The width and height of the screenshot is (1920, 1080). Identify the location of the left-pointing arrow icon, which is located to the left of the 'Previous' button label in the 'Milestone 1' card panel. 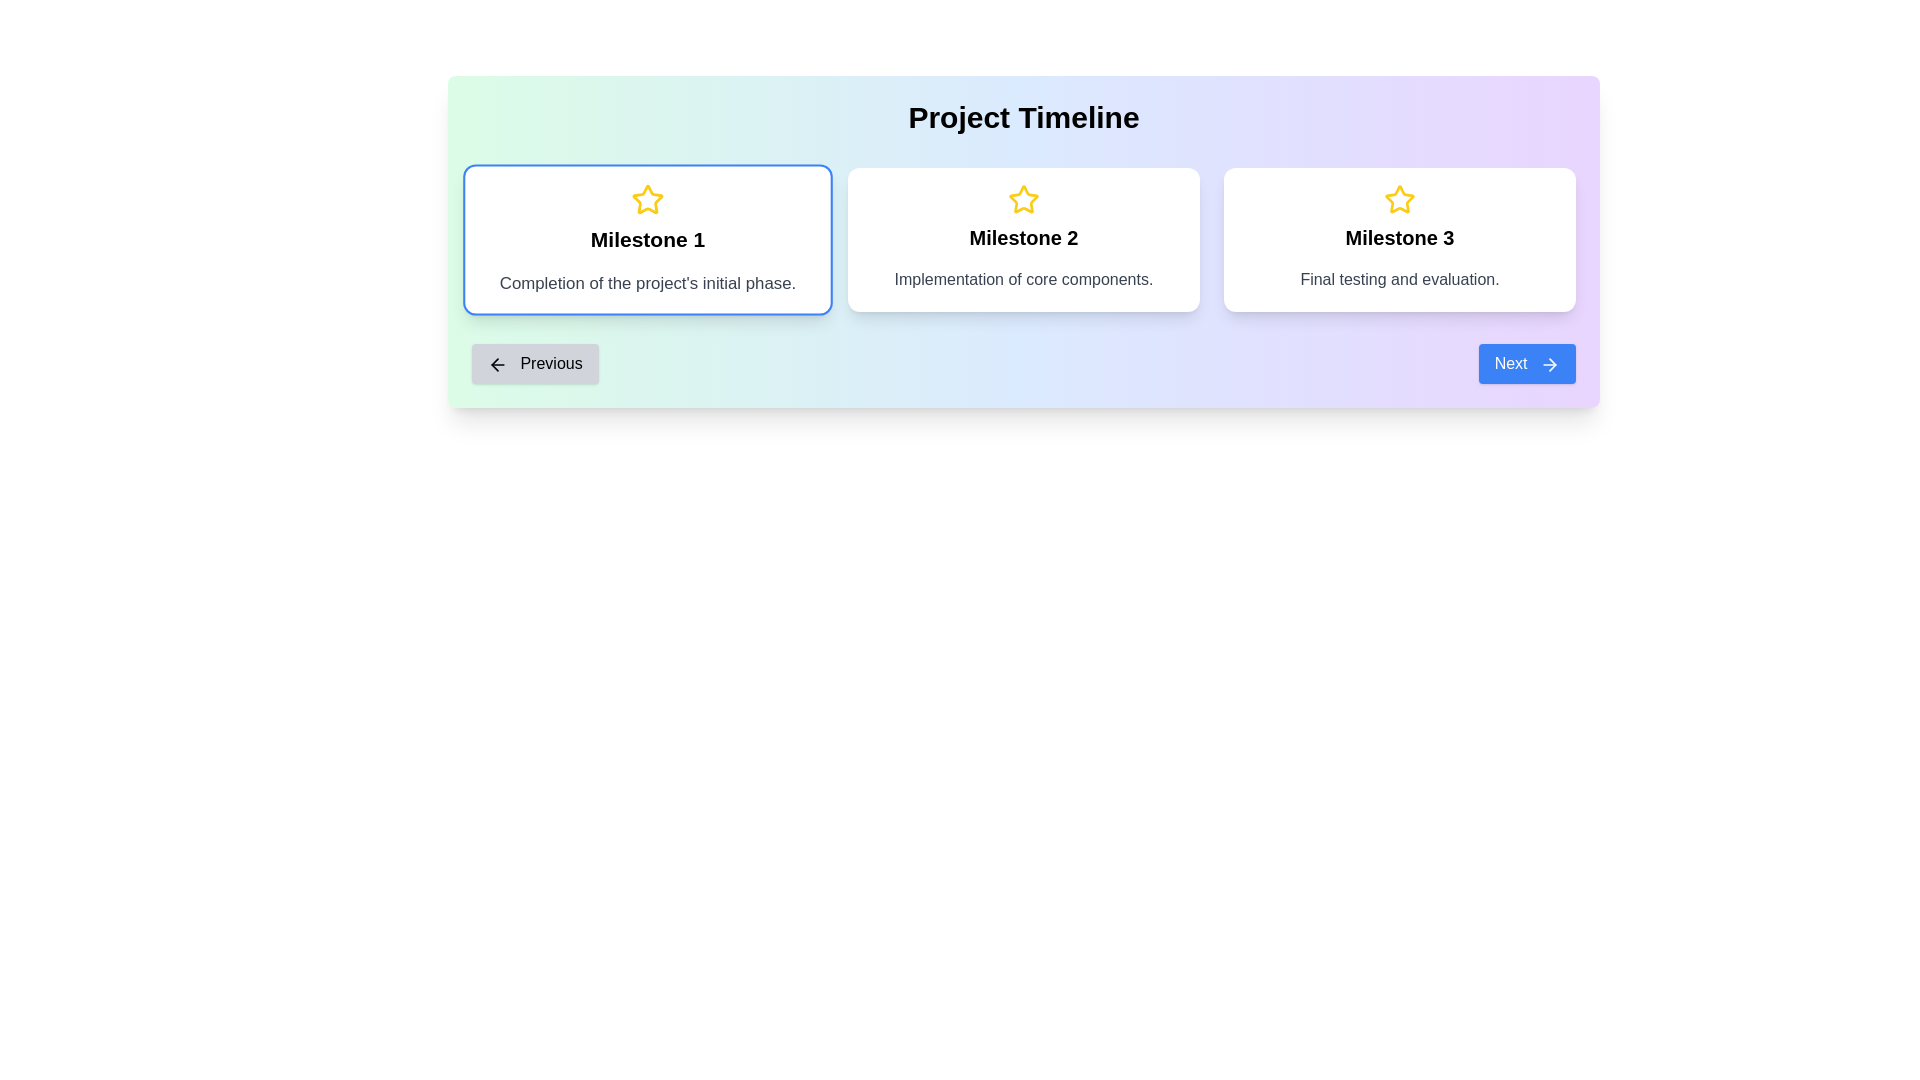
(498, 363).